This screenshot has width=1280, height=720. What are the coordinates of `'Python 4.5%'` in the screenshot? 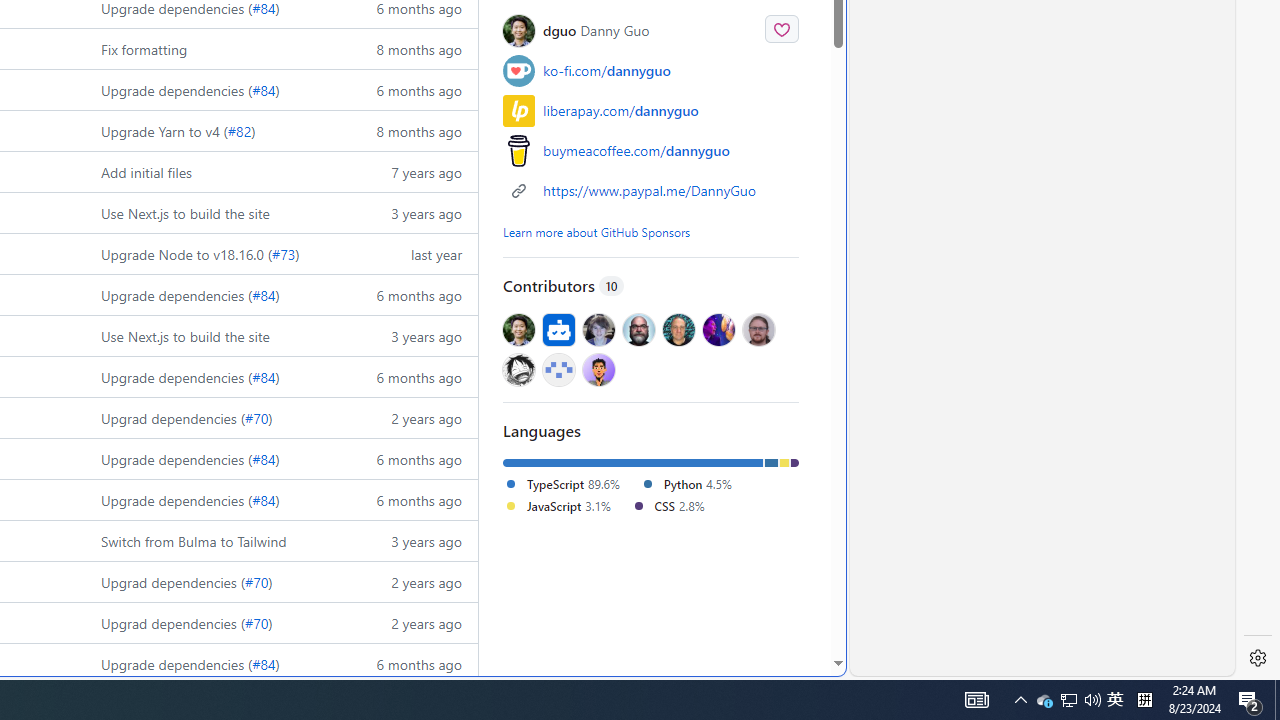 It's located at (685, 483).